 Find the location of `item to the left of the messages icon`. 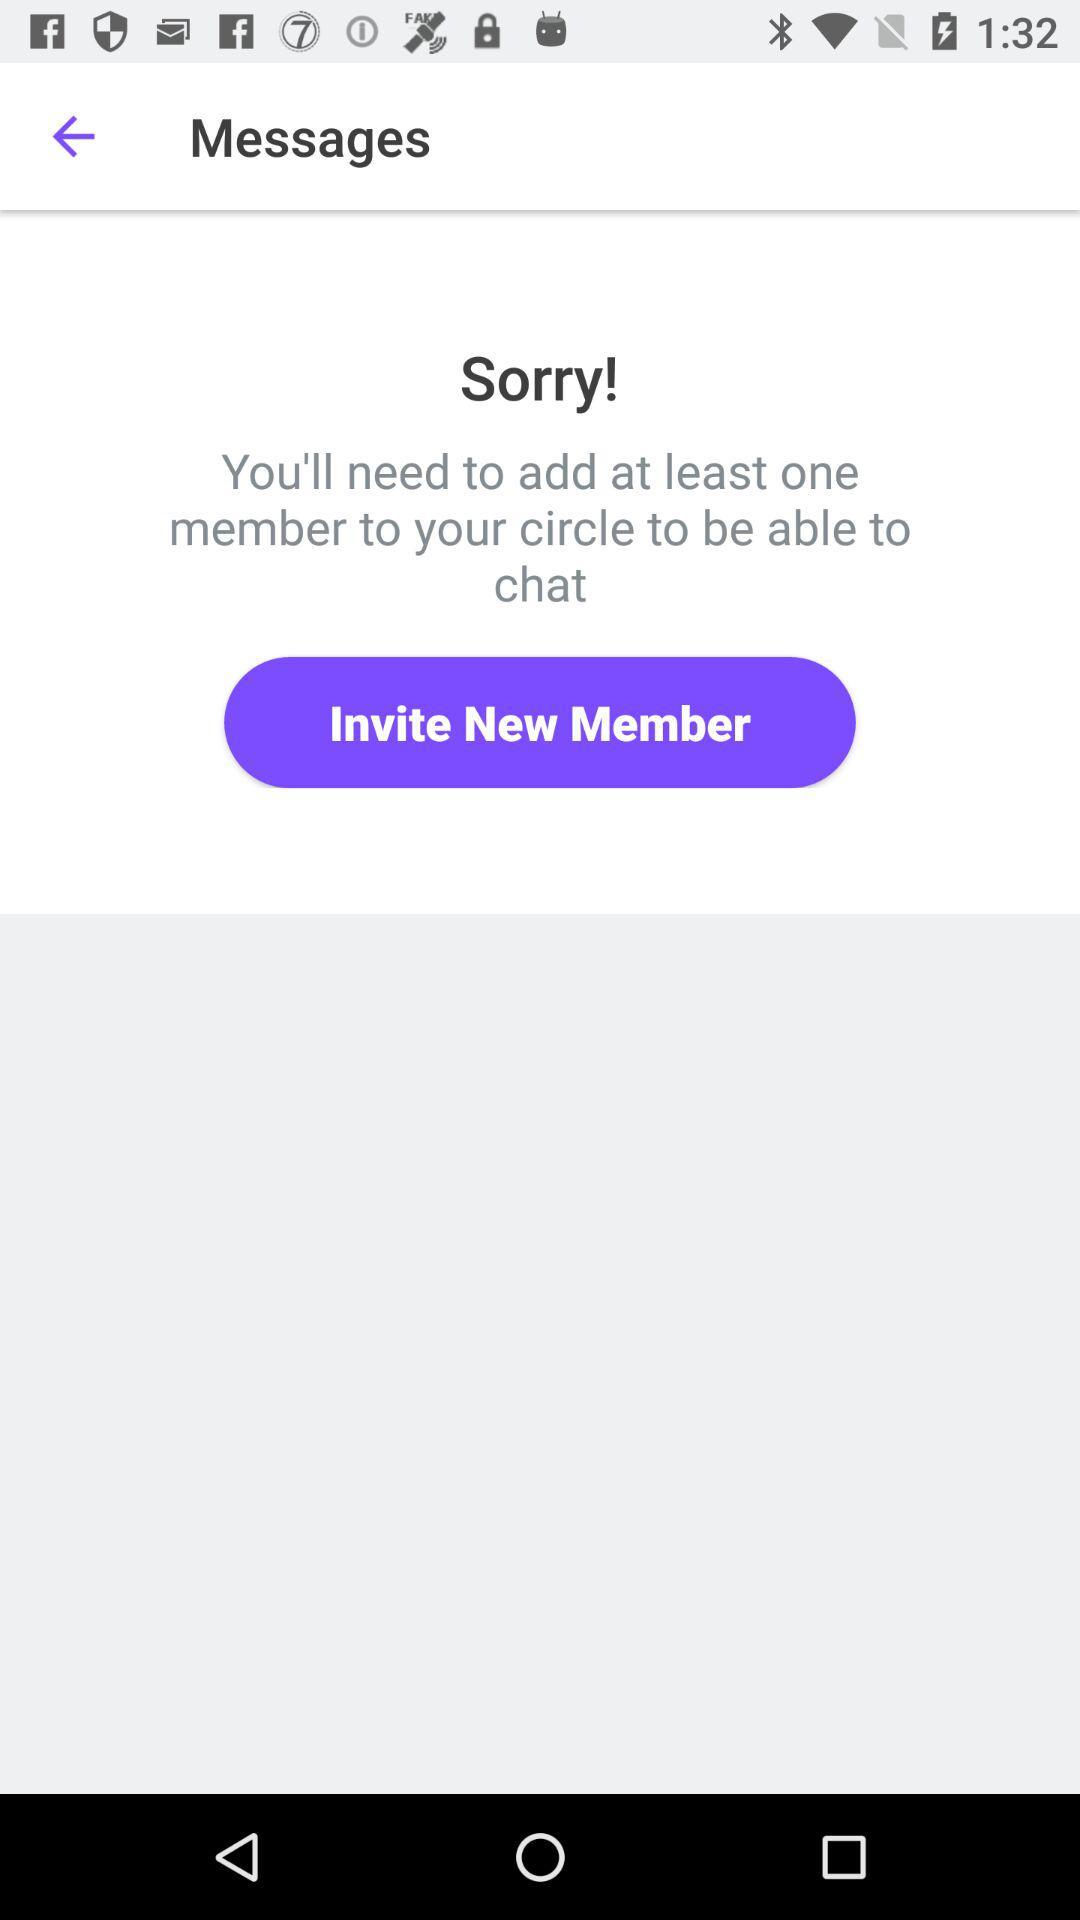

item to the left of the messages icon is located at coordinates (72, 135).